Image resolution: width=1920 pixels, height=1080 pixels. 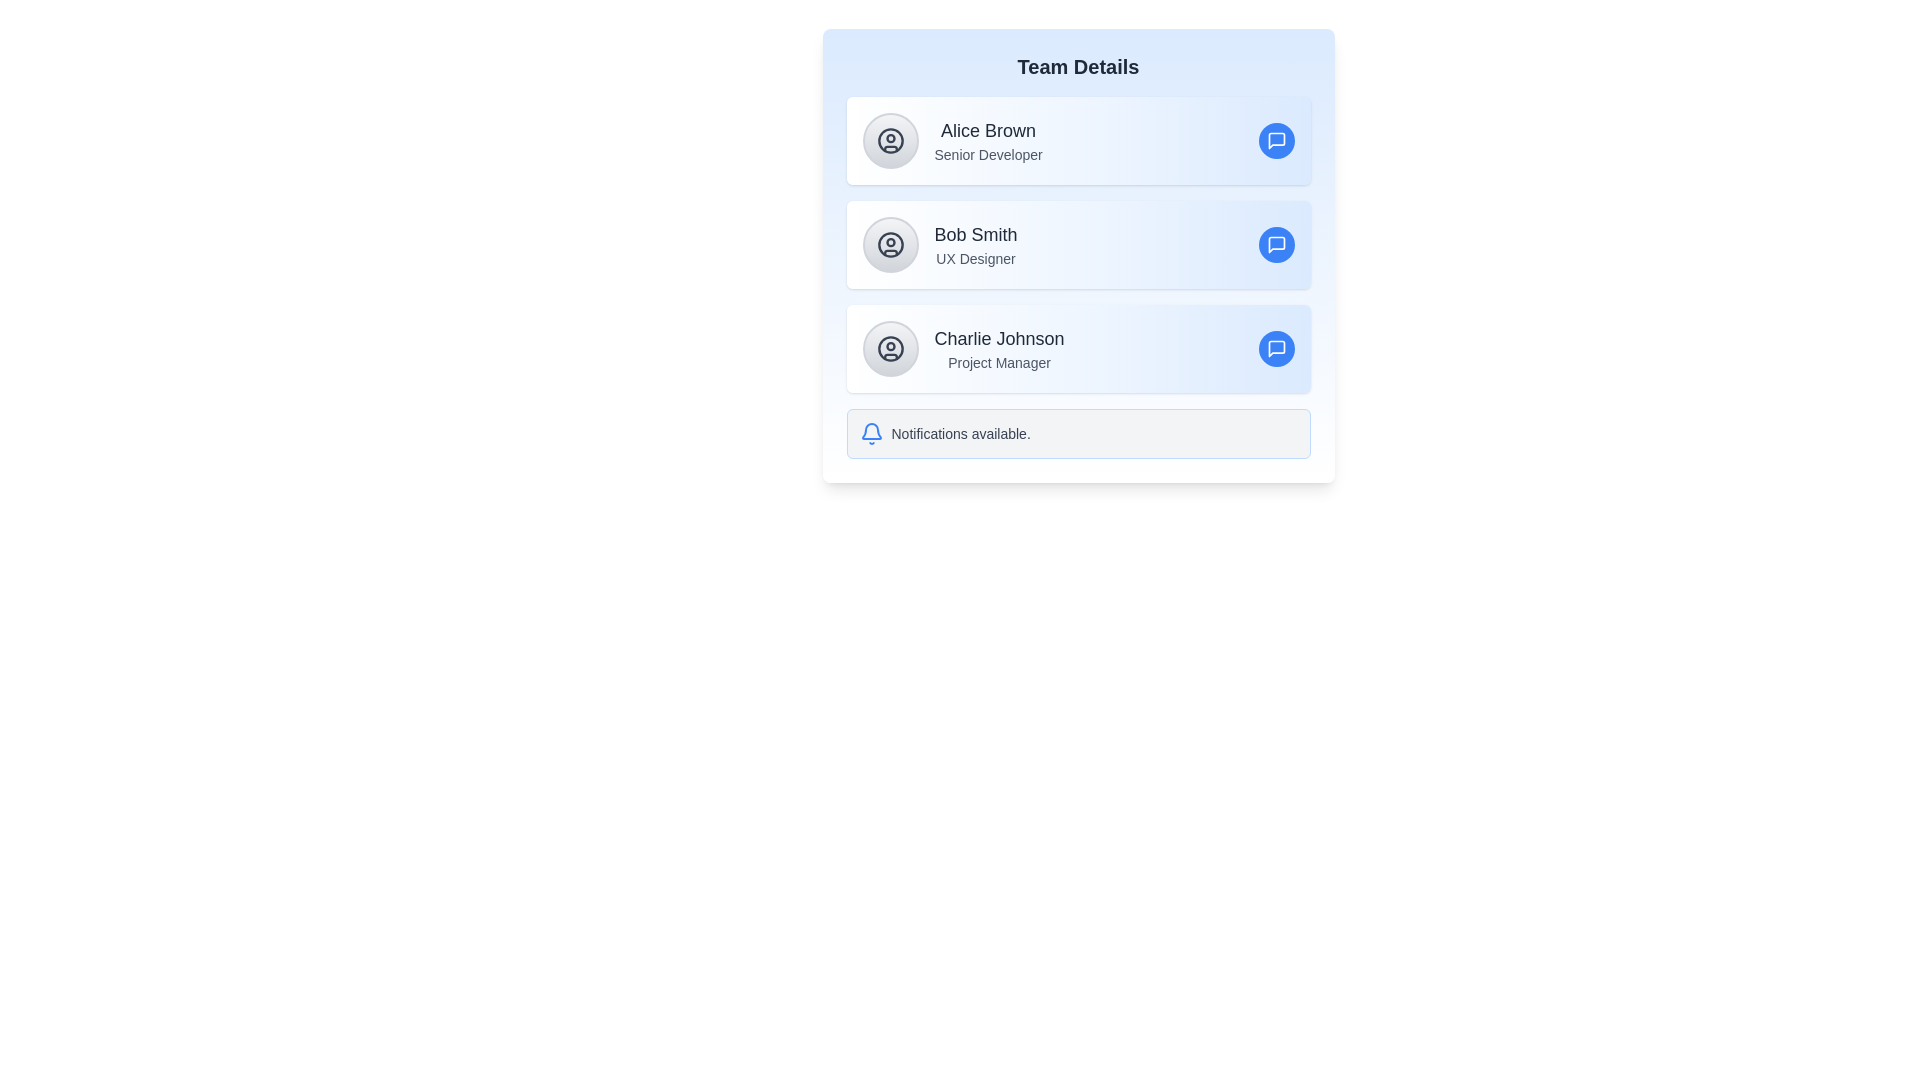 I want to click on the circular icon with a profile silhouette design, located to the left of 'Alice Brown' in the 'Team Details' list, so click(x=889, y=140).